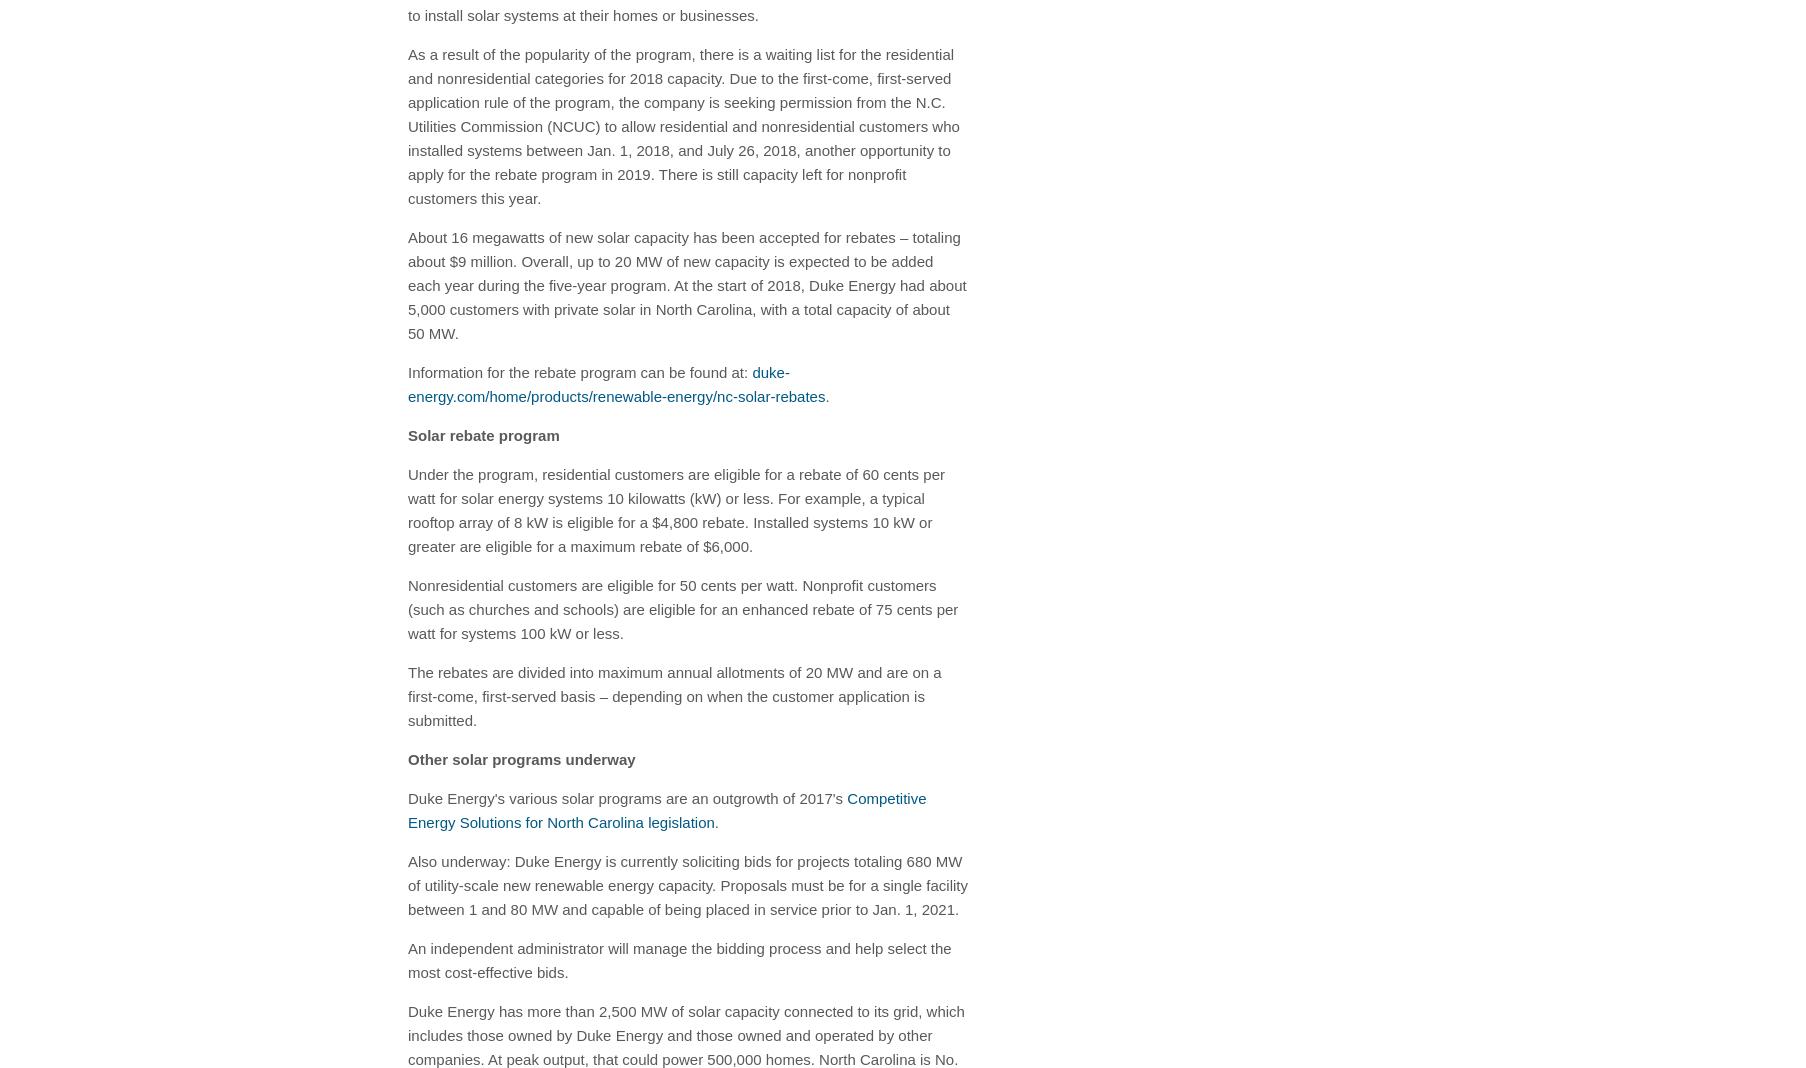 This screenshot has height=1068, width=1806. I want to click on 'Jan. 1, 2018', so click(627, 149).